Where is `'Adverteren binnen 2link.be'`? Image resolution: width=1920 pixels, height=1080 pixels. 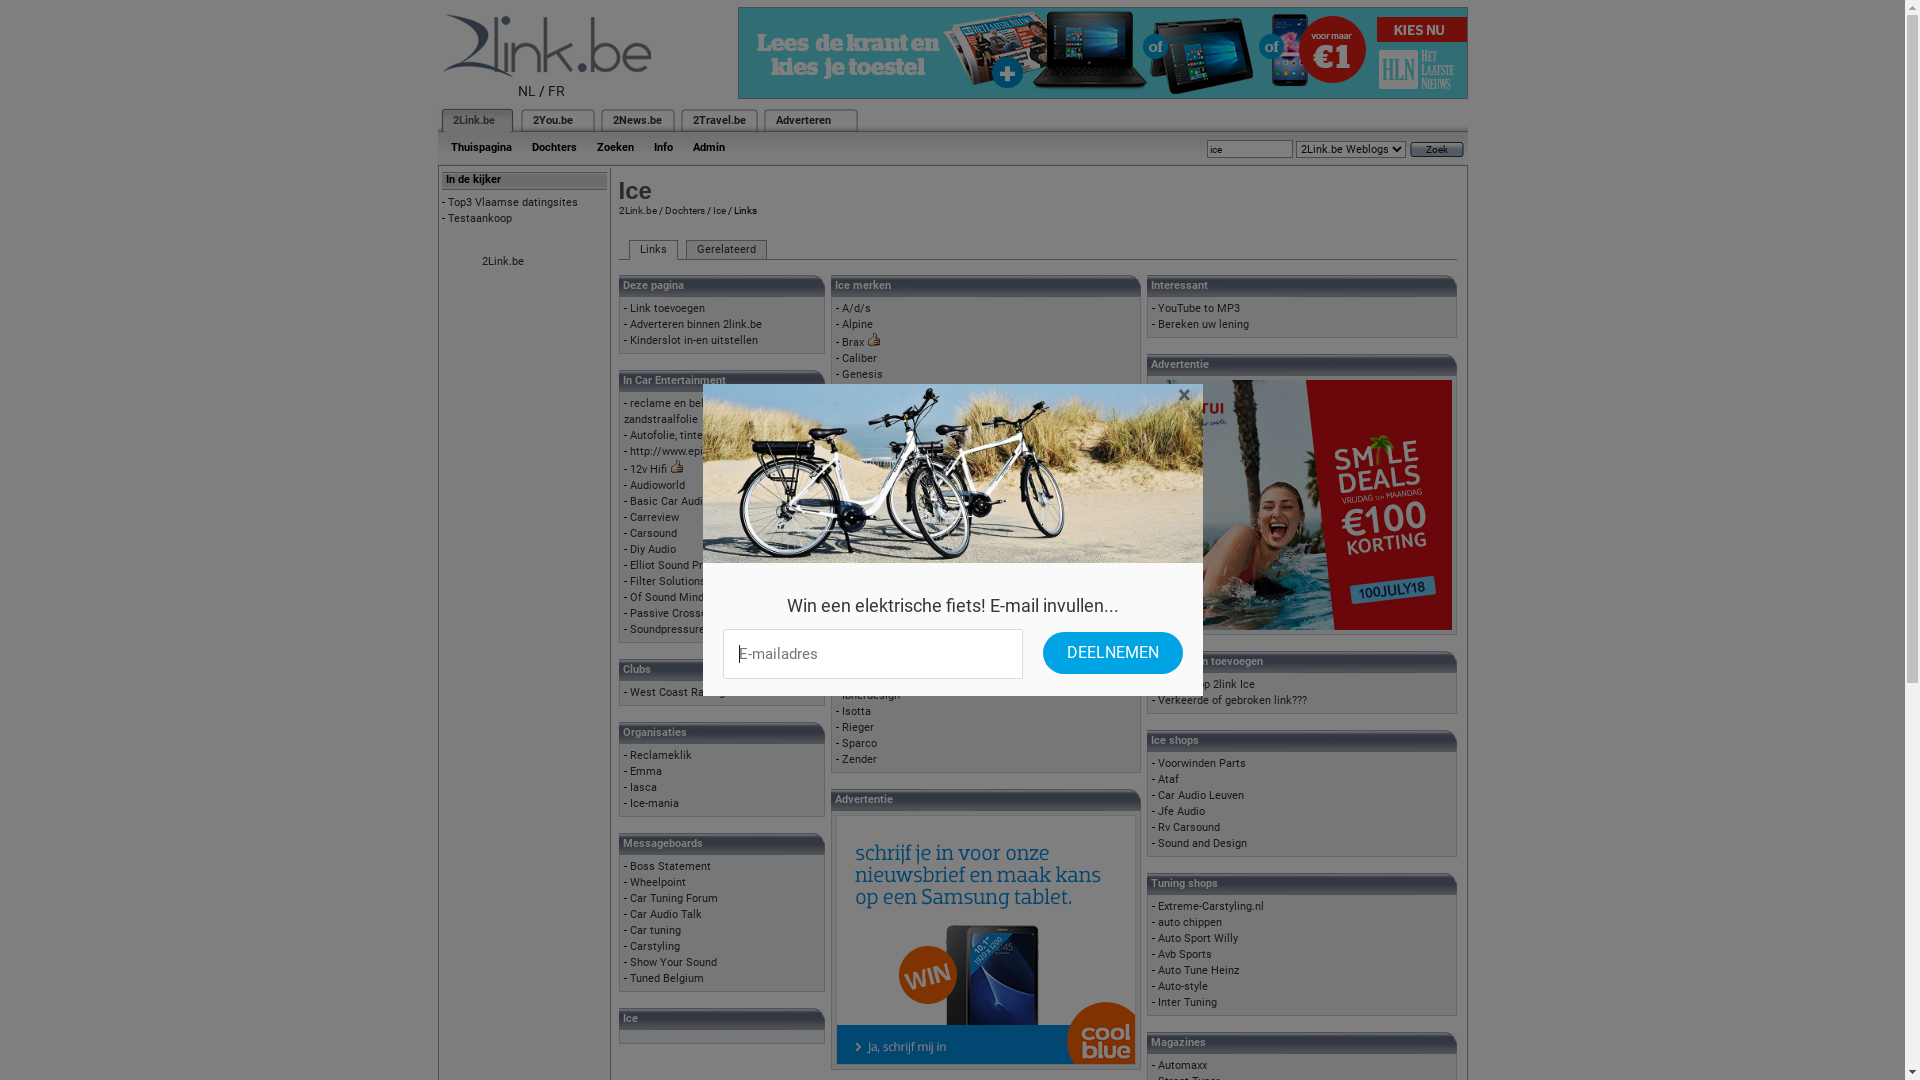 'Adverteren binnen 2link.be' is located at coordinates (628, 323).